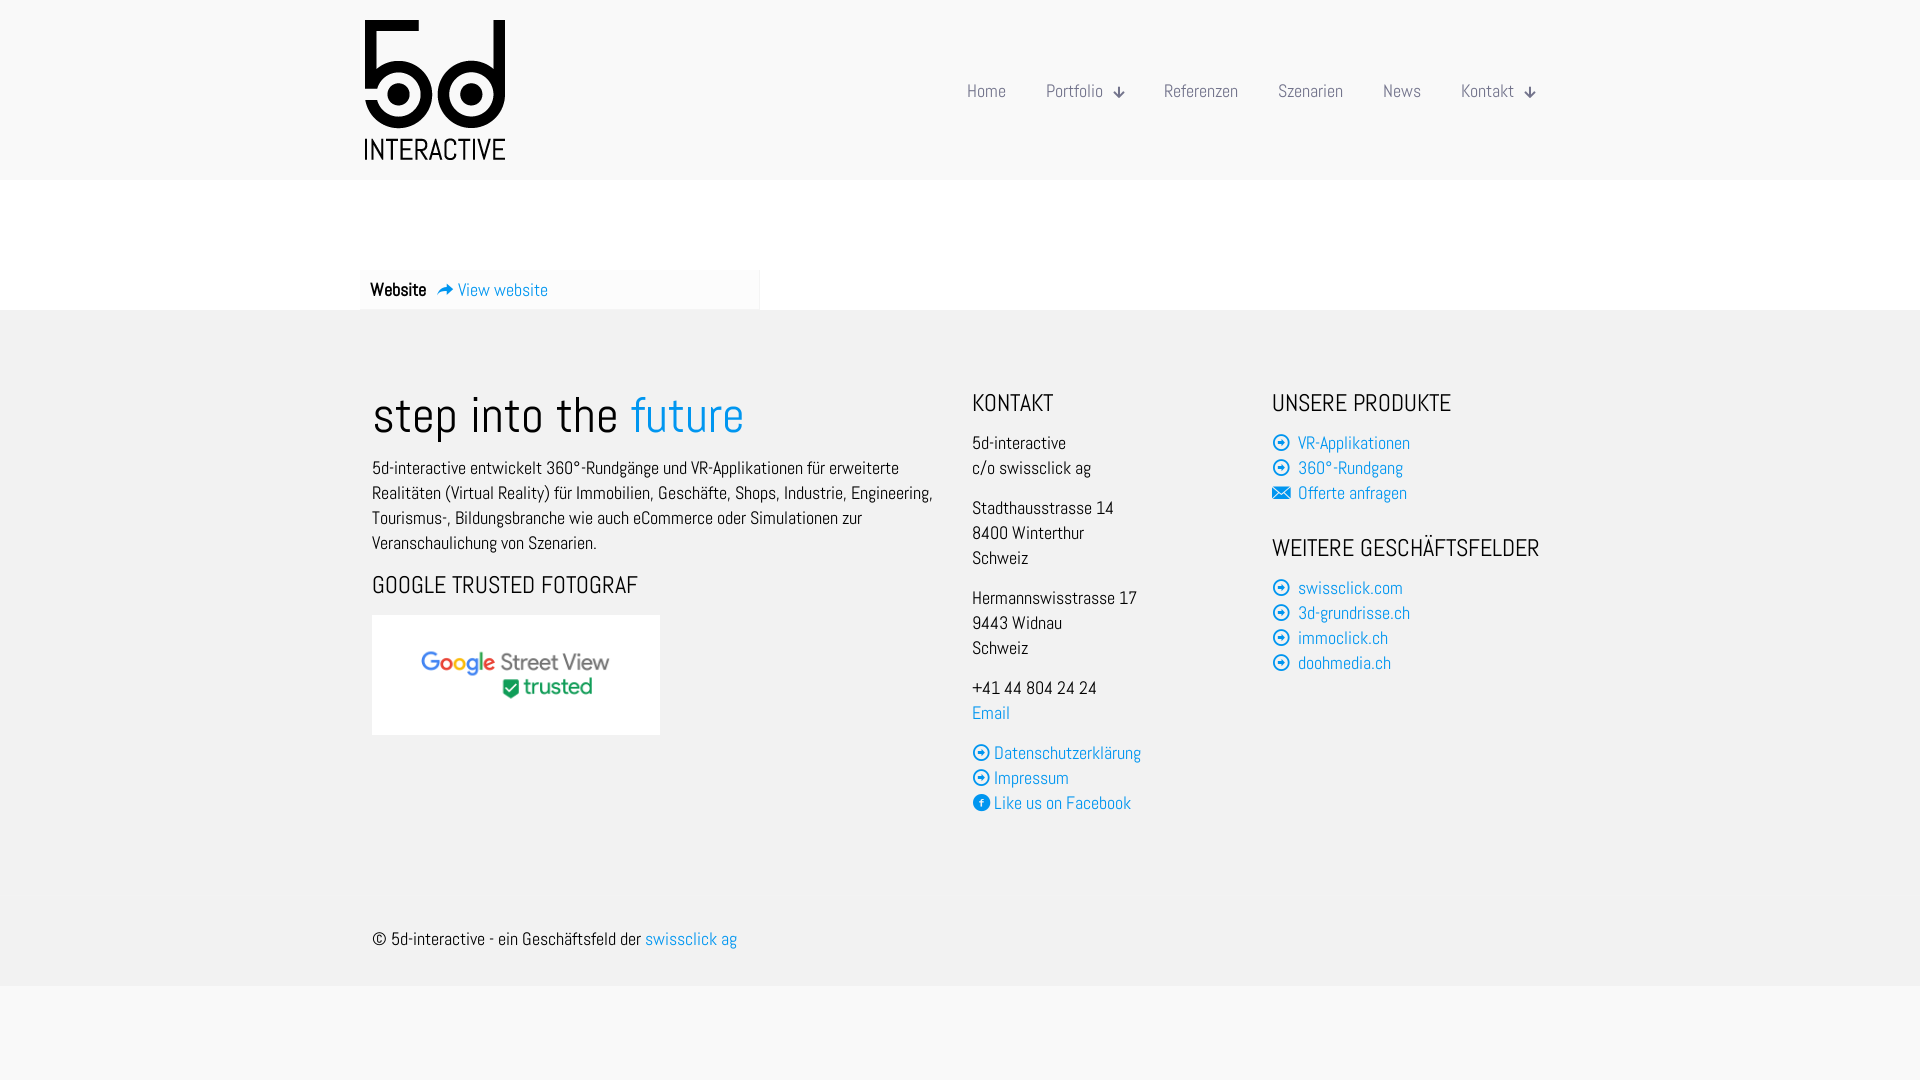 The image size is (1920, 1080). What do you see at coordinates (1343, 637) in the screenshot?
I see `'immoclick.ch'` at bounding box center [1343, 637].